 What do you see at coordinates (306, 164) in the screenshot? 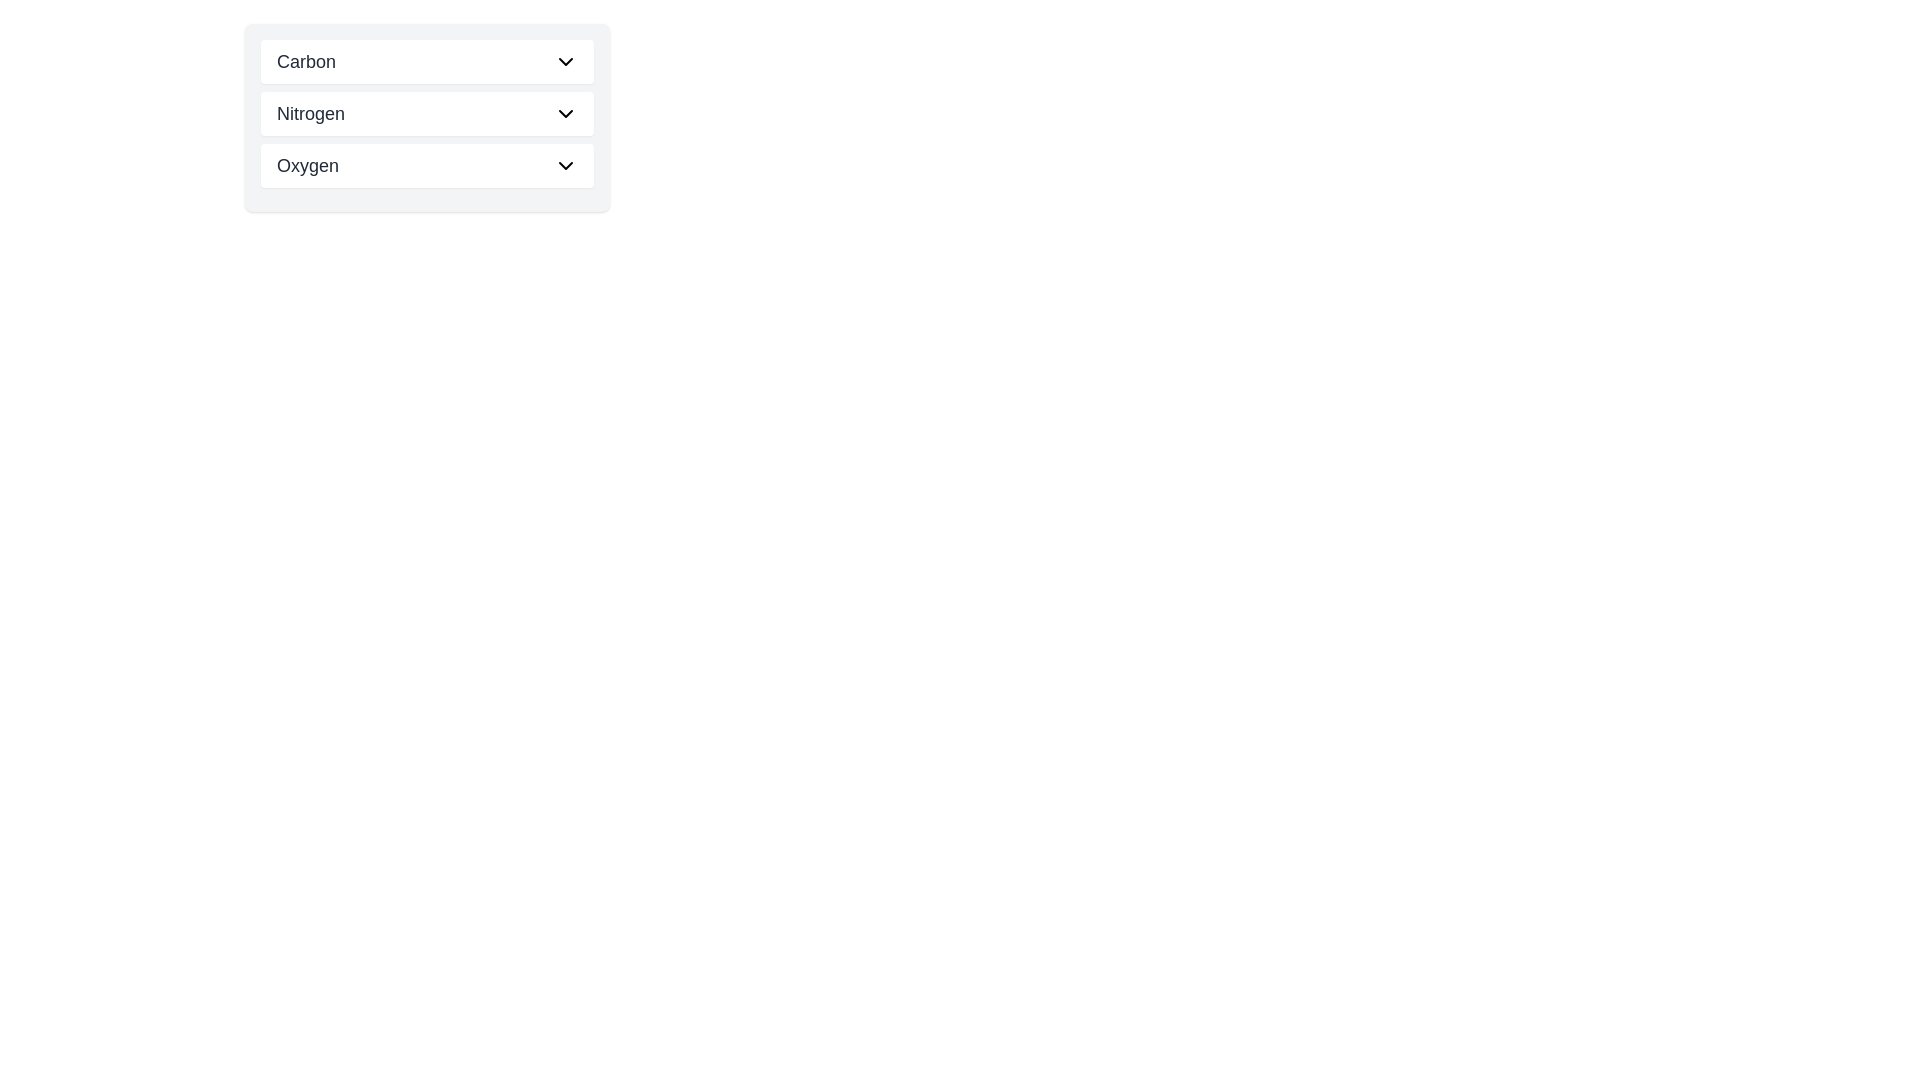
I see `text 'Oxygen' from the label located in the middle of the third item in a vertical list of selectable fields, below 'Carbon' and 'Nitrogen'` at bounding box center [306, 164].